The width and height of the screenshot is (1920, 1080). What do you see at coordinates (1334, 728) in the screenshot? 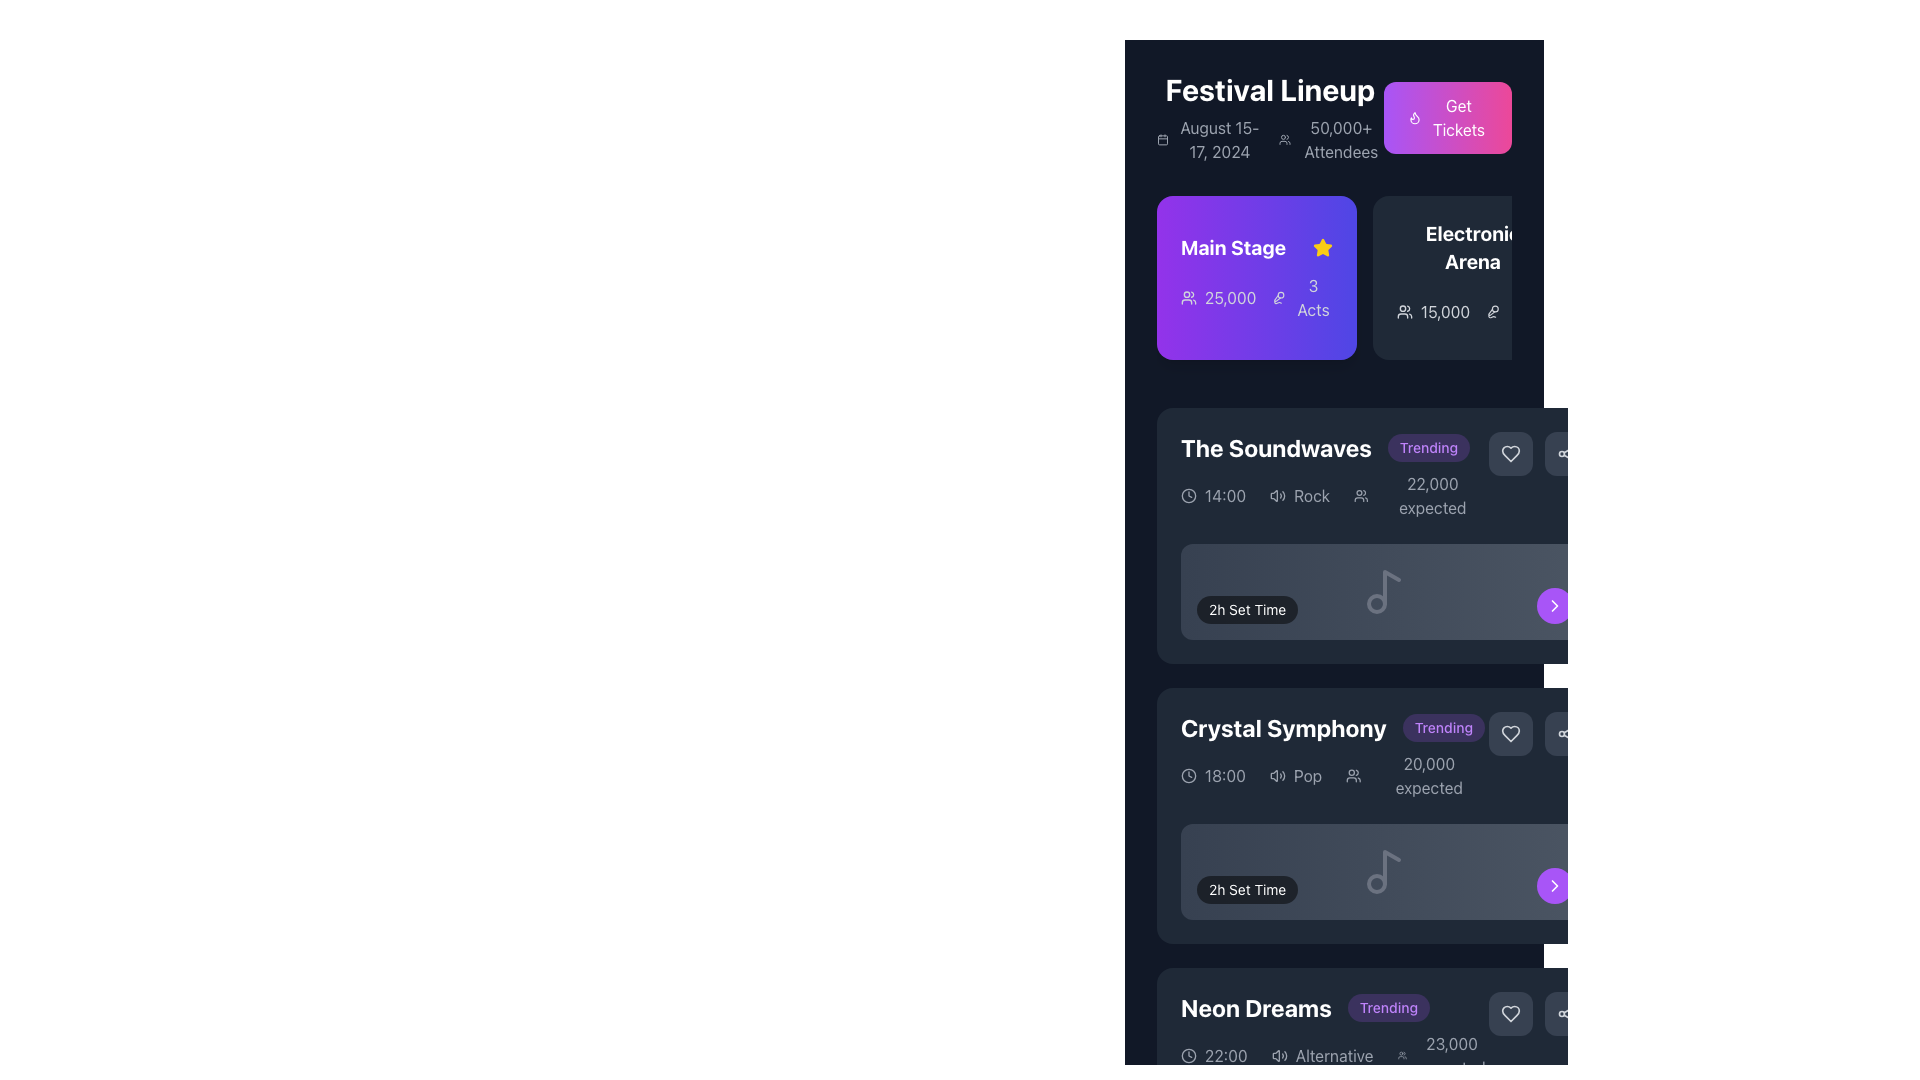
I see `the list item titled 'Crystal Symphony' with the 'Trending' badge, indicating its popularity` at bounding box center [1334, 728].